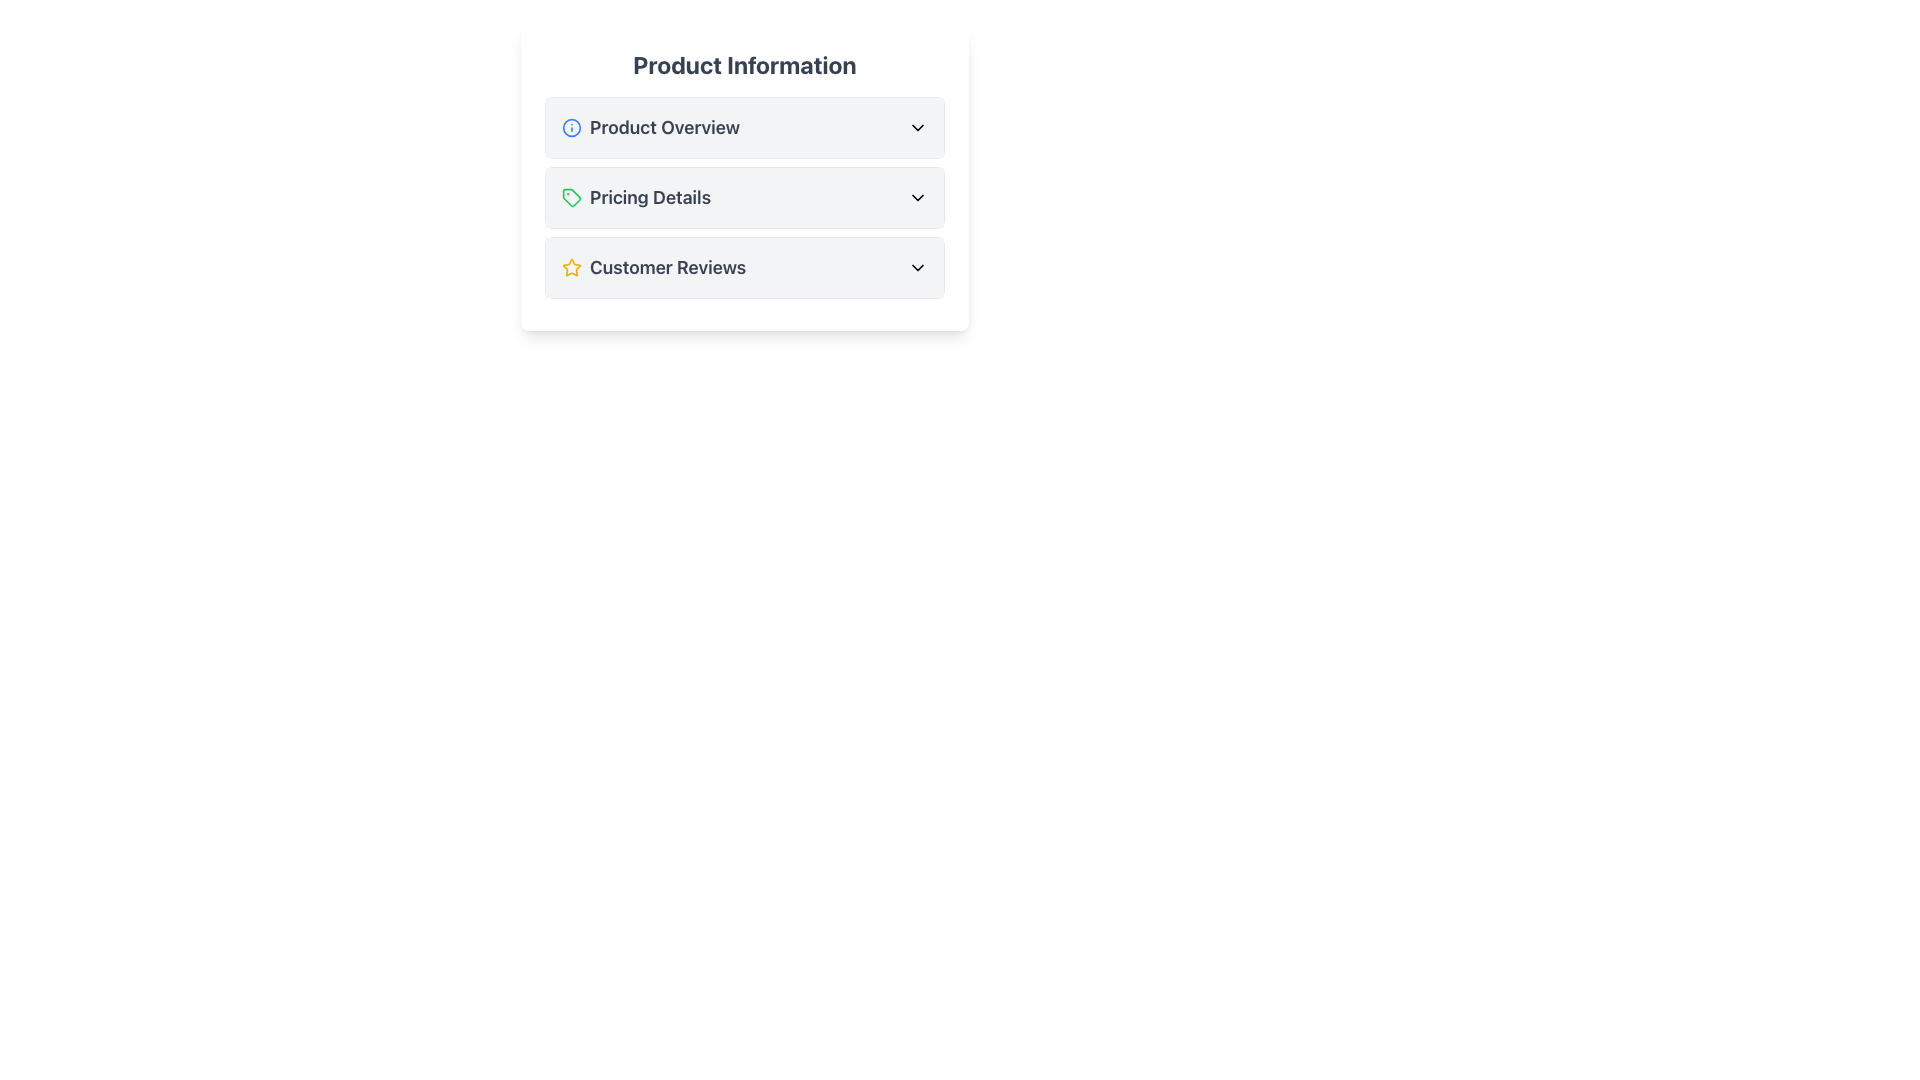  Describe the element at coordinates (570, 197) in the screenshot. I see `the icon located in the second list item labeled 'Pricing Details' under the heading 'Product Information', which signifies or represents a meaning associated with its context` at that location.